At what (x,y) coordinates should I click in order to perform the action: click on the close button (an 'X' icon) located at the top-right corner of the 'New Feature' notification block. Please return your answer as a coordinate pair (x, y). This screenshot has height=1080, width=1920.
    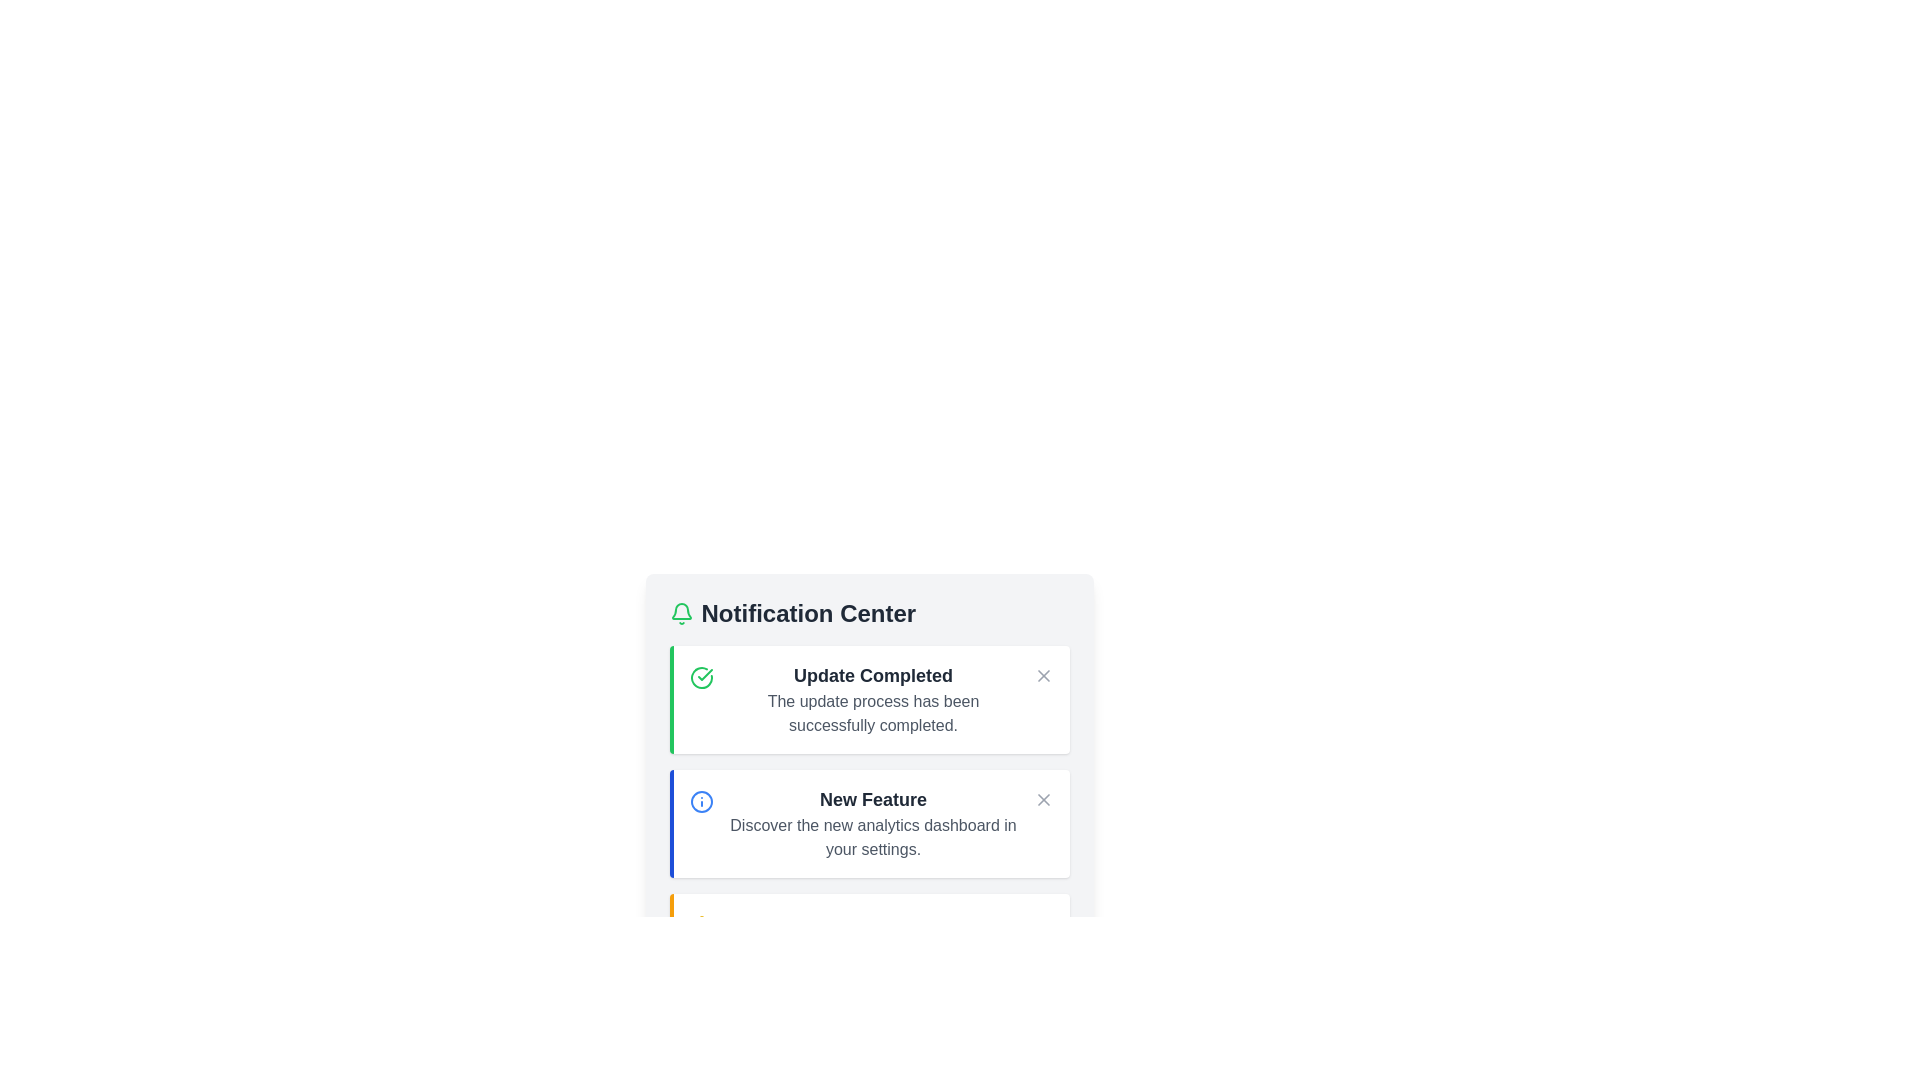
    Looking at the image, I should click on (1042, 798).